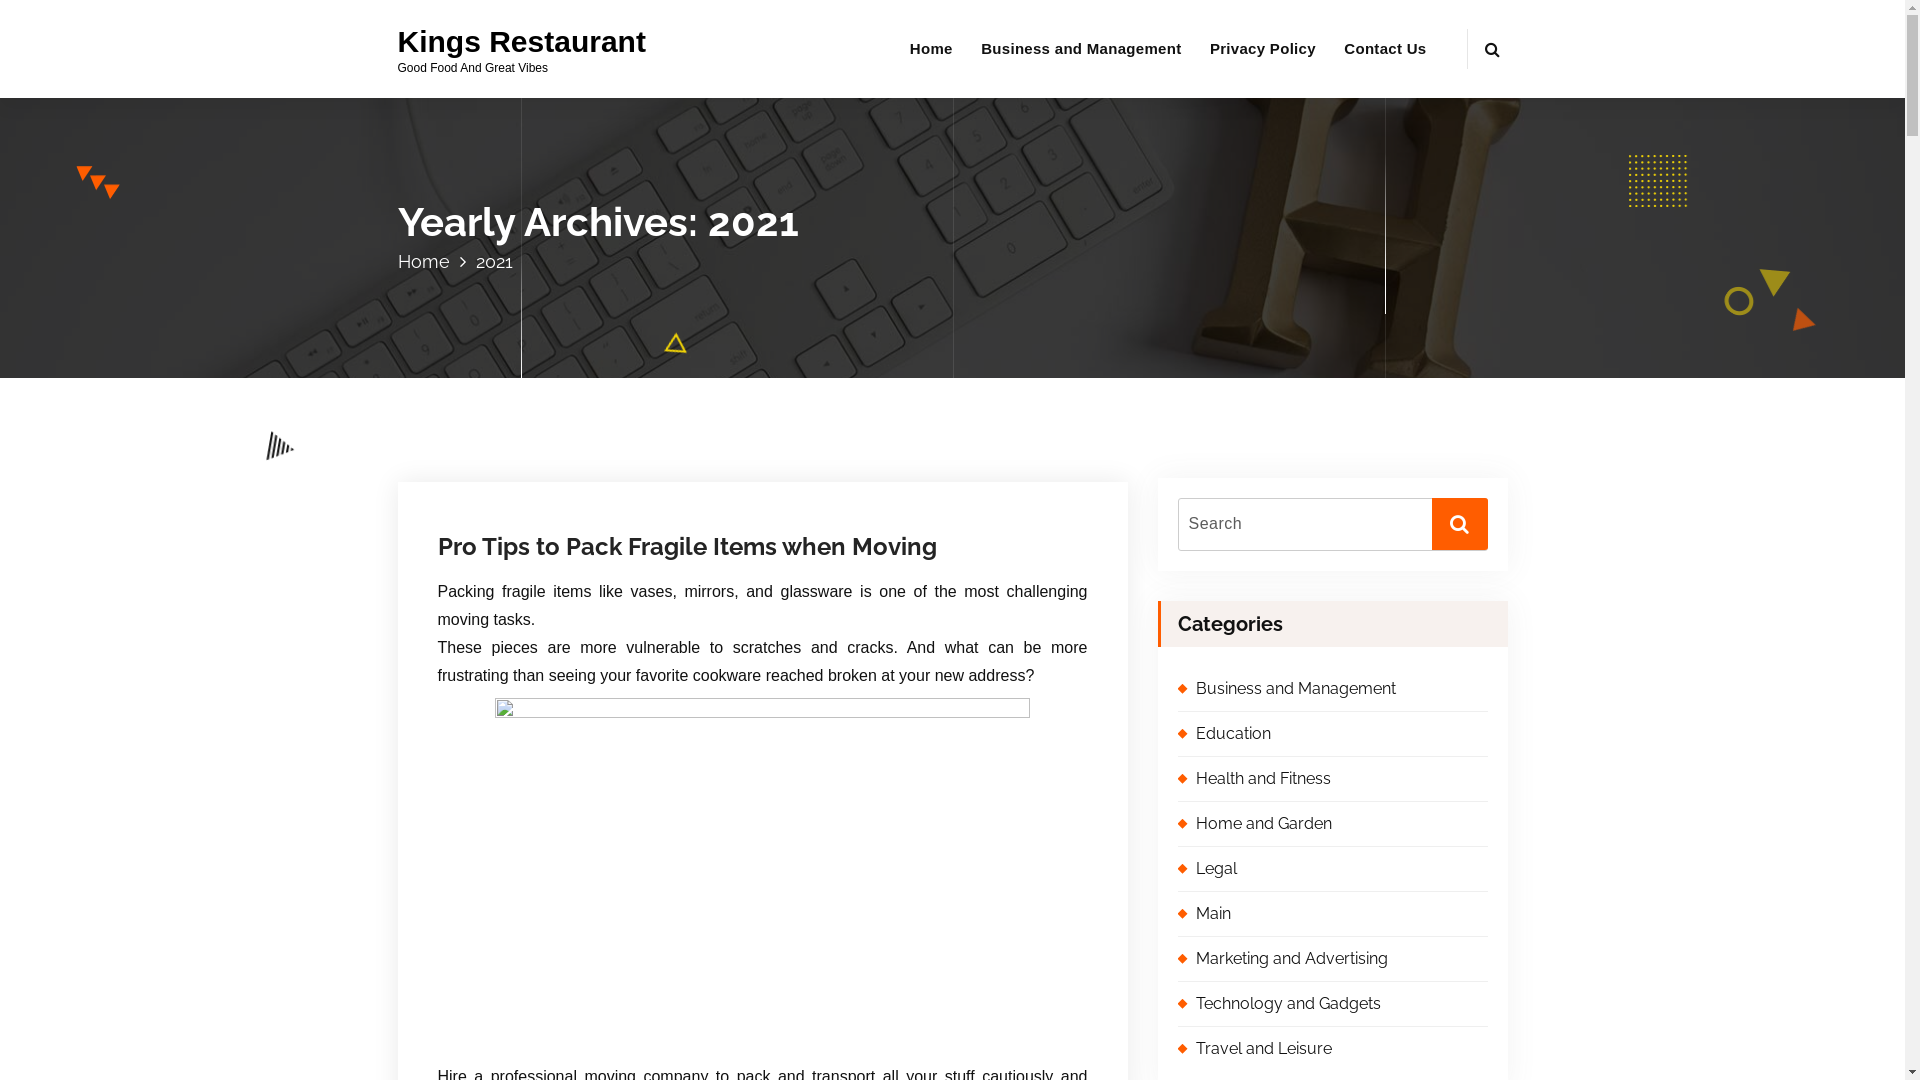 This screenshot has width=1920, height=1080. What do you see at coordinates (1333, 1003) in the screenshot?
I see `'Technology and Gadgets'` at bounding box center [1333, 1003].